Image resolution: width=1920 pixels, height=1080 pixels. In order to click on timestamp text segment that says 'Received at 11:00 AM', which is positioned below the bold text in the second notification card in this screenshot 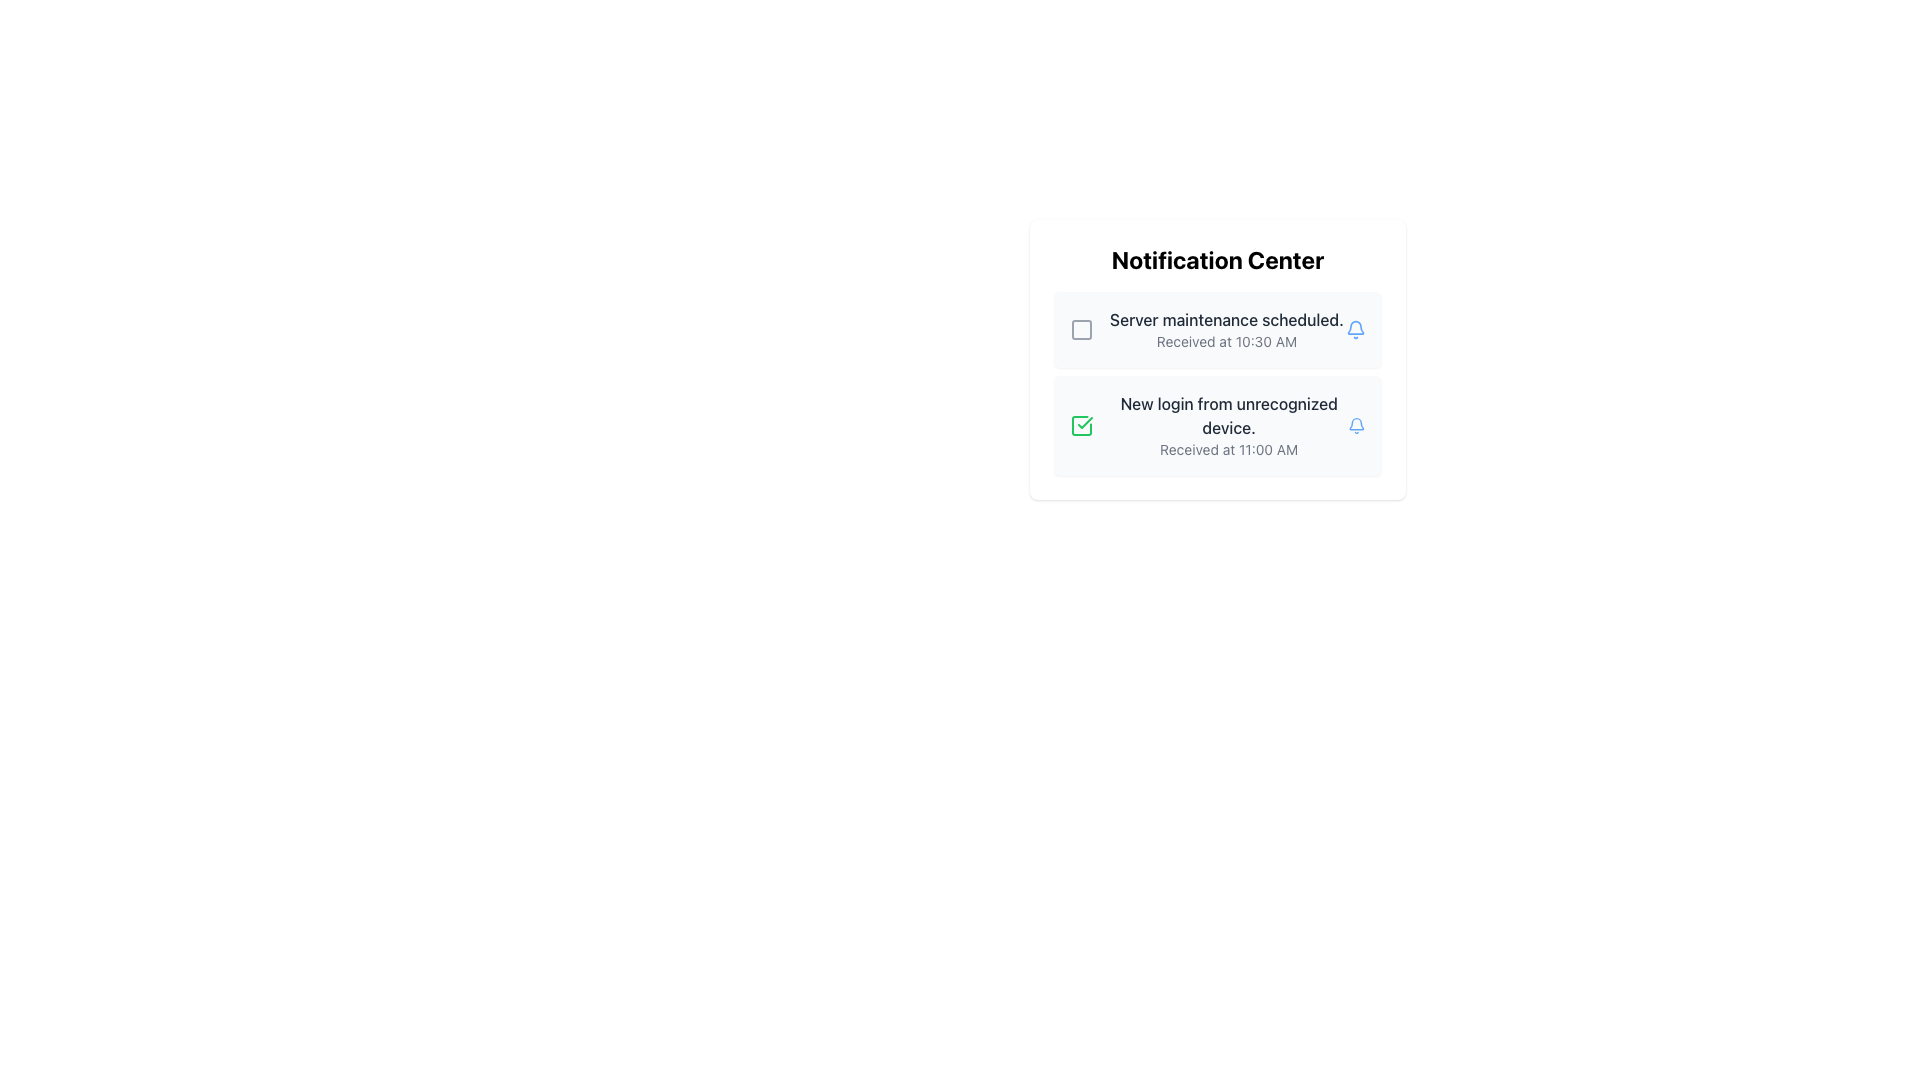, I will do `click(1228, 450)`.